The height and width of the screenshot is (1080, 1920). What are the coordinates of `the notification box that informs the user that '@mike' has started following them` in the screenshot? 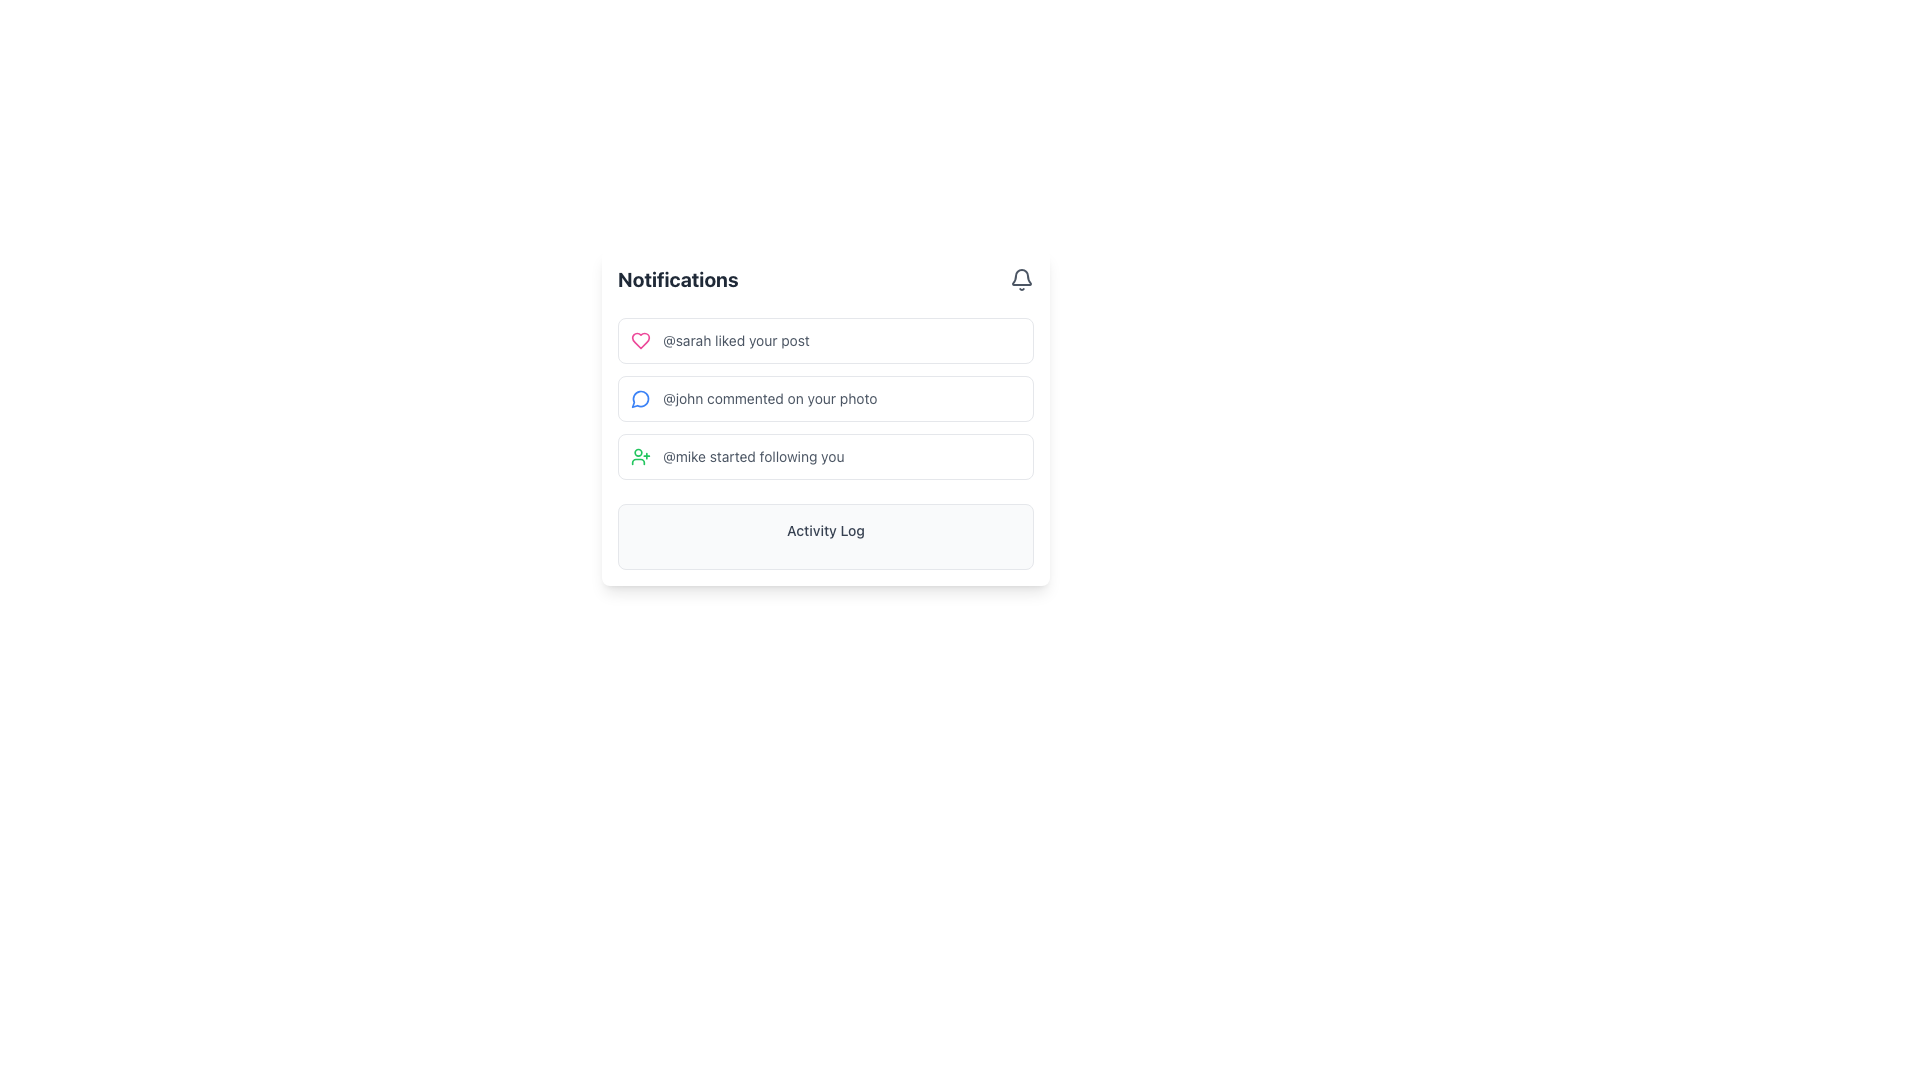 It's located at (825, 456).